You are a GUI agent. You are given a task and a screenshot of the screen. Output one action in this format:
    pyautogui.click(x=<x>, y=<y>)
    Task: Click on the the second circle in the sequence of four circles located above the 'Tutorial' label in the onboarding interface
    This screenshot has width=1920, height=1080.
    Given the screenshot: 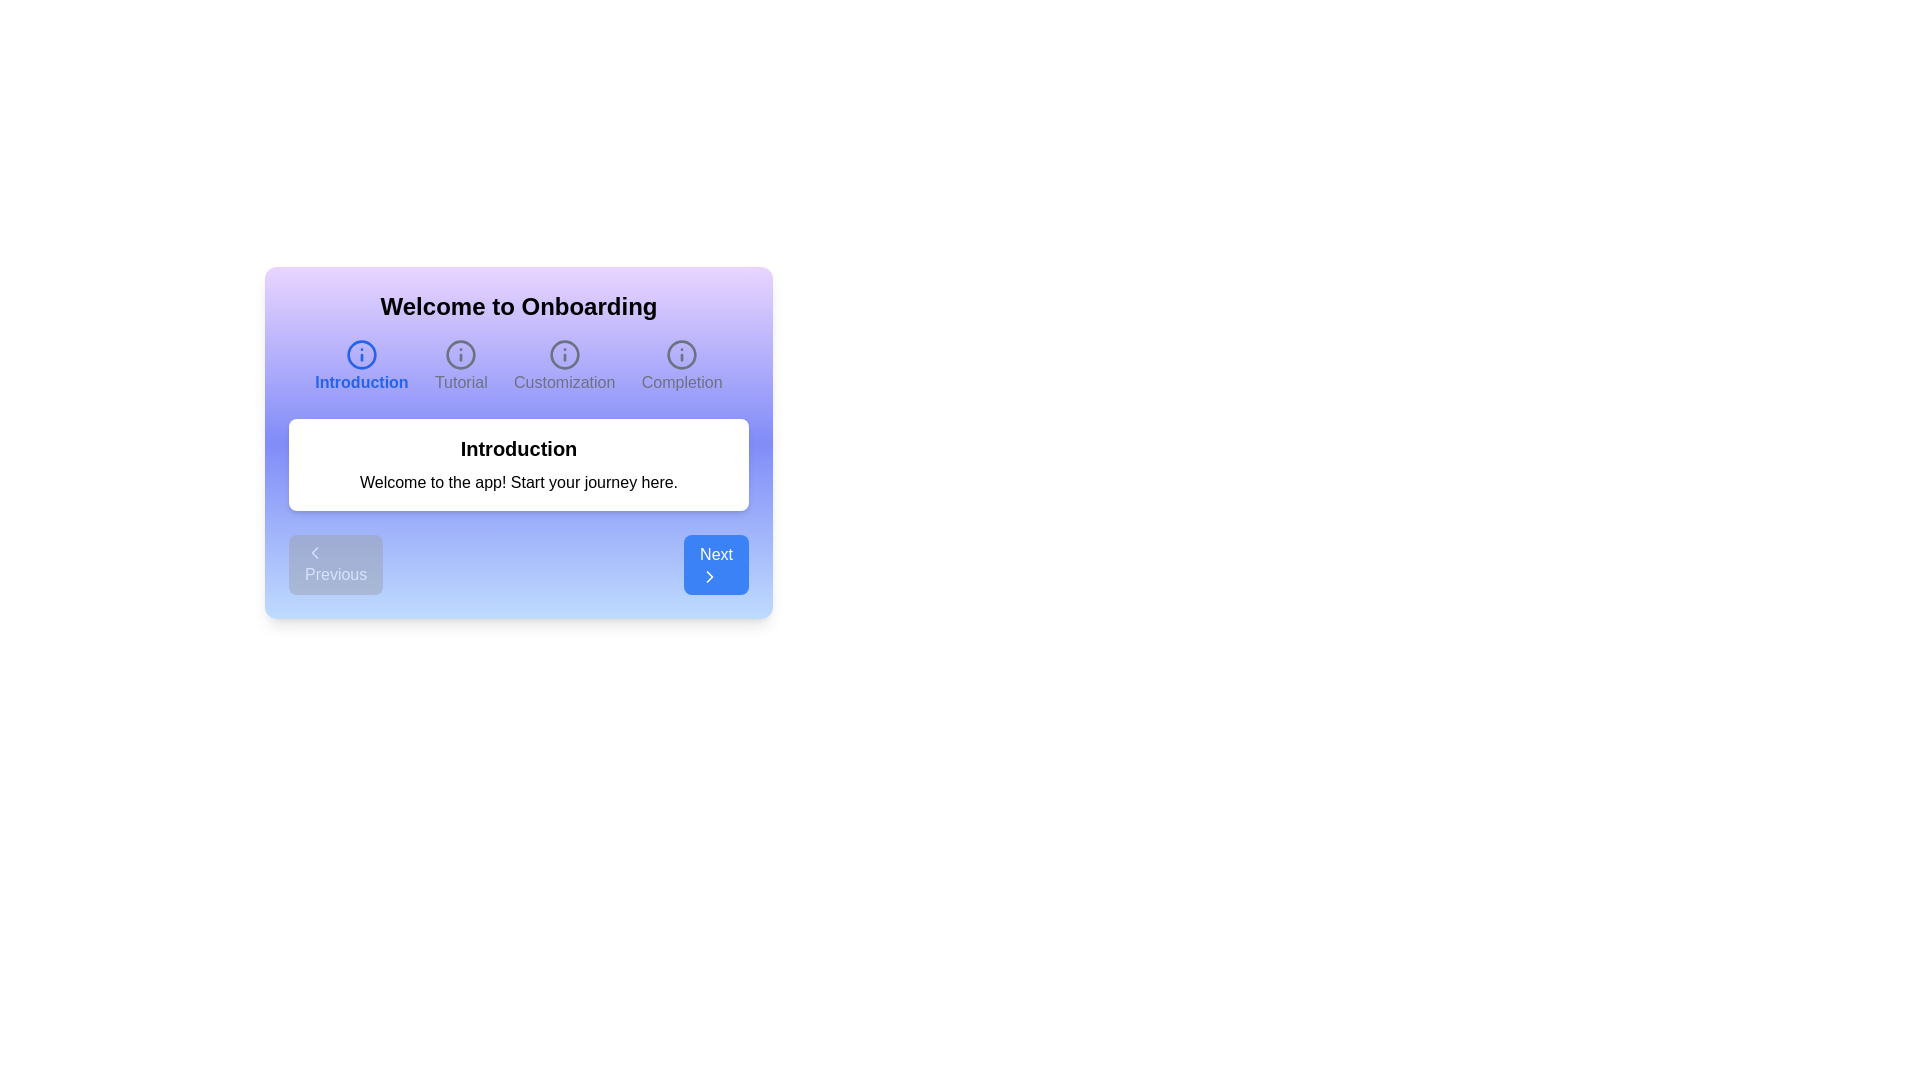 What is the action you would take?
    pyautogui.click(x=460, y=353)
    